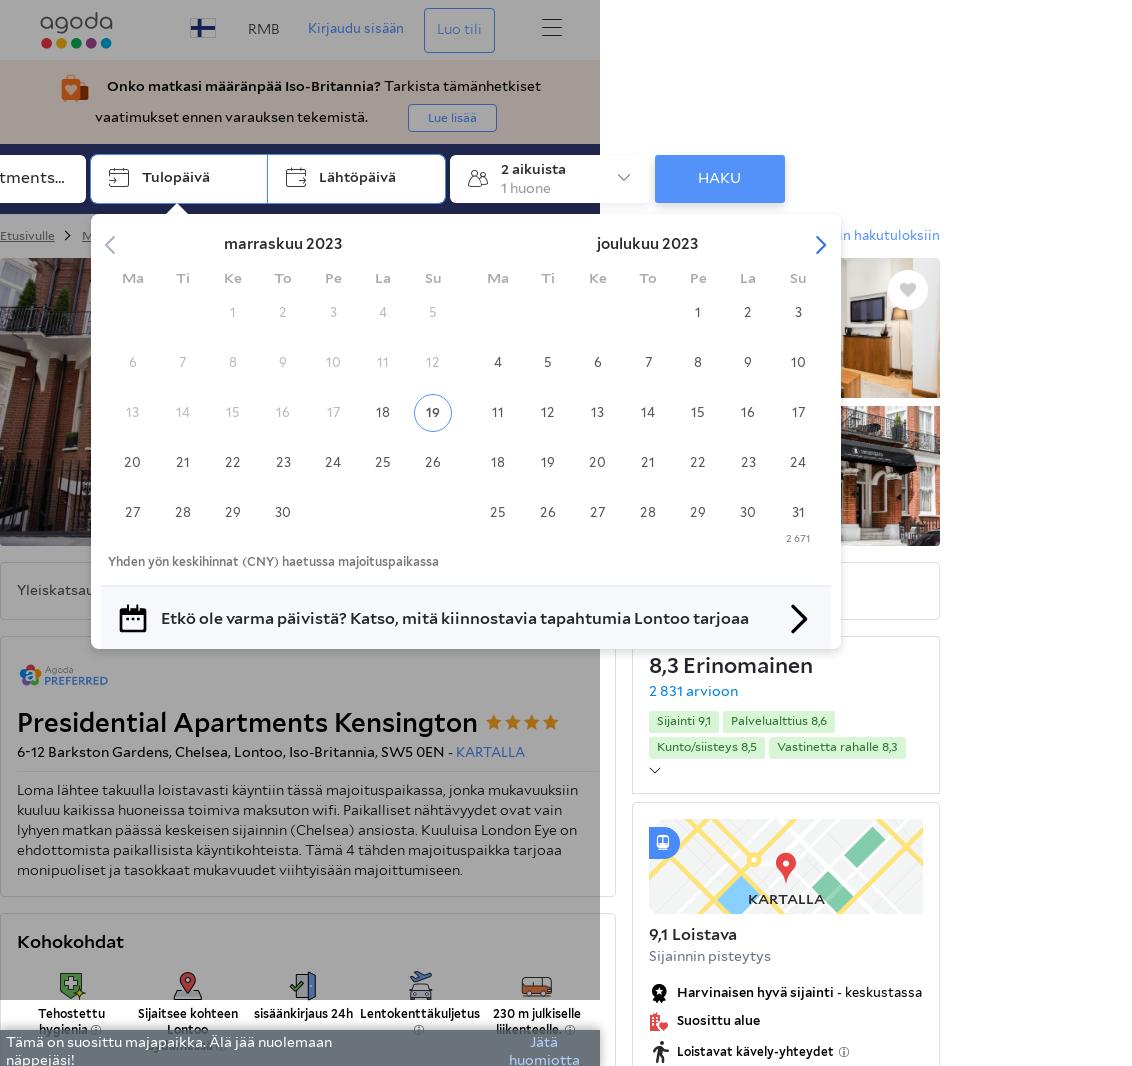 Image resolution: width=1132 pixels, height=1066 pixels. Describe the element at coordinates (571, 234) in the screenshot. I see `'Lontoo asuntoja palveluilla'` at that location.